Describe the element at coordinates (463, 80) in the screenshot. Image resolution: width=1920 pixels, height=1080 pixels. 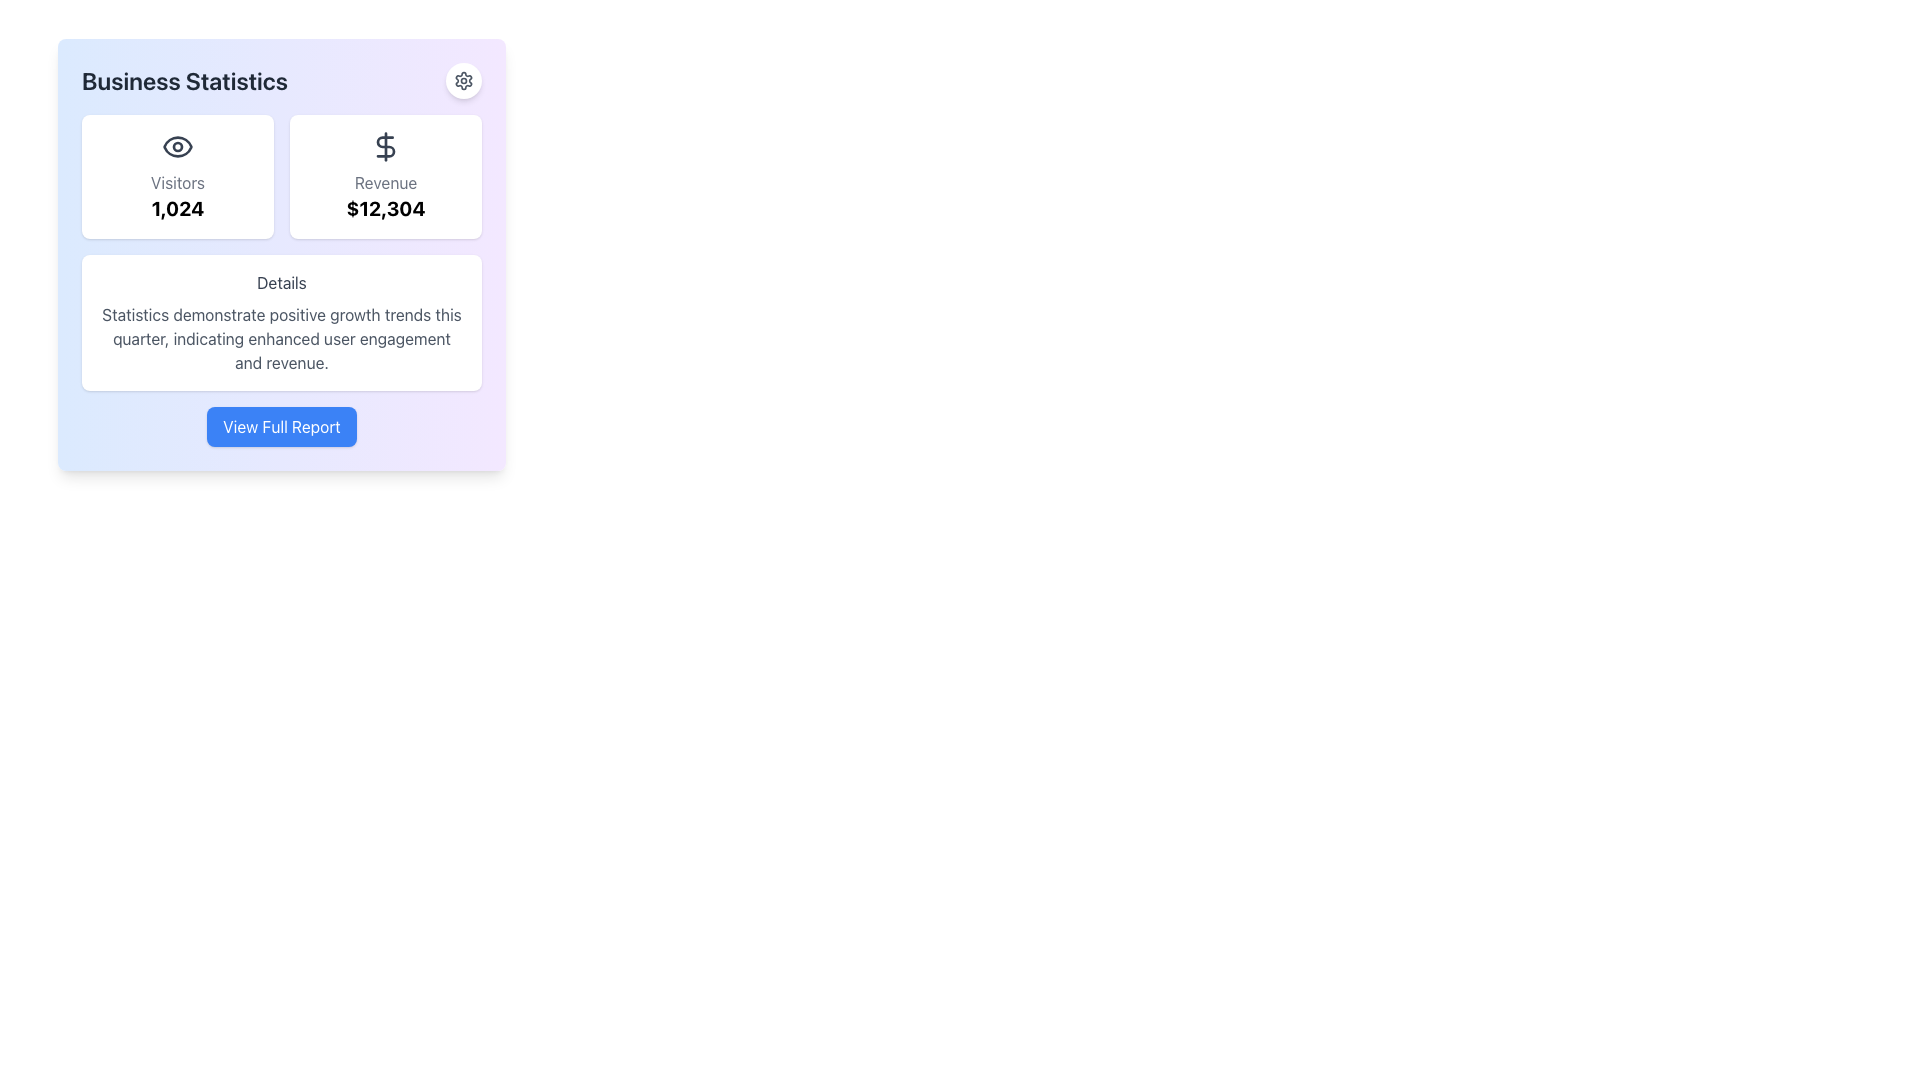
I see `the gear-like icon button located in the top-right corner of the 'Business Statistics' card to invoke the associated settings` at that location.